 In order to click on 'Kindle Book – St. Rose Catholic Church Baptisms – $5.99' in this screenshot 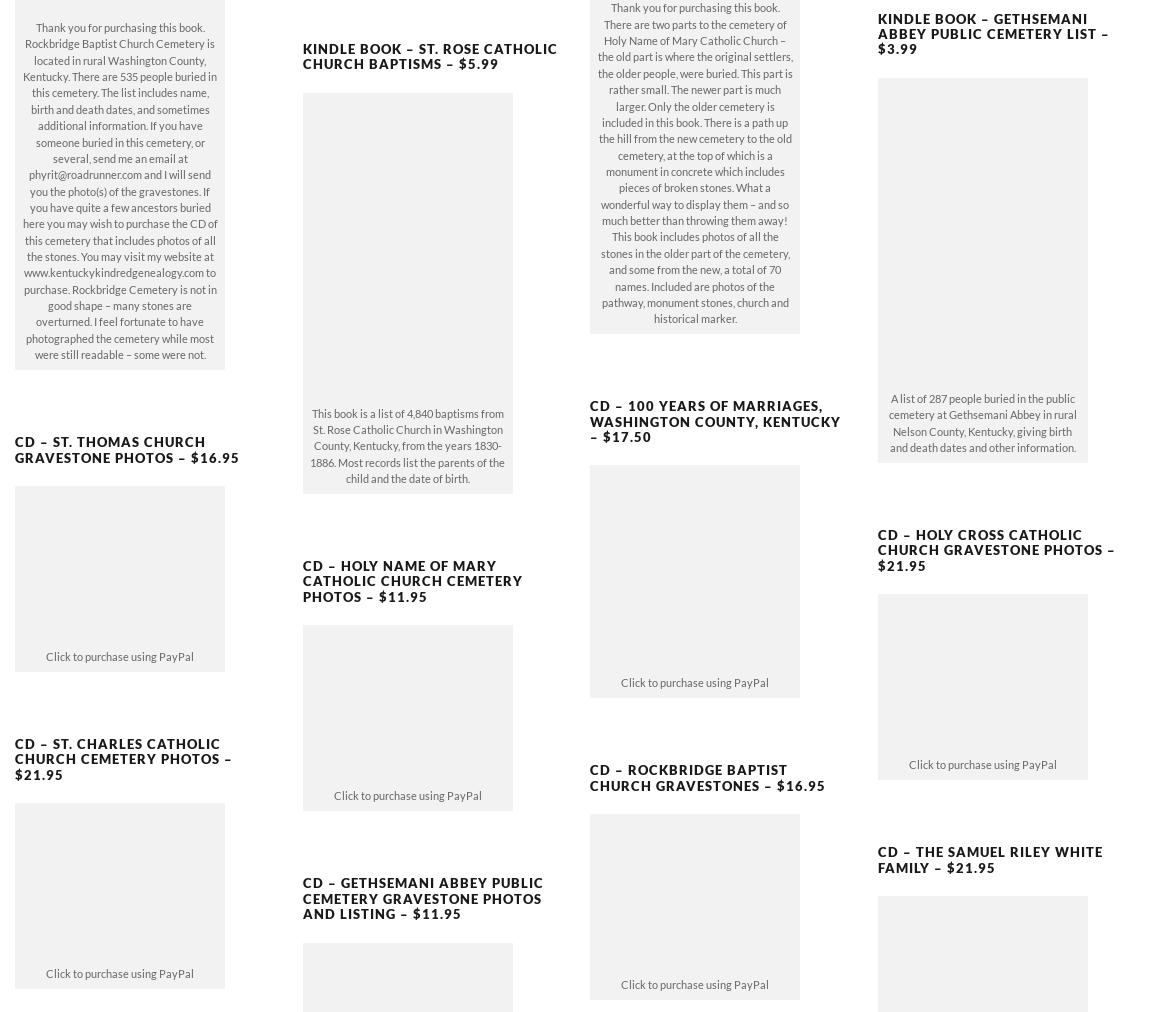, I will do `click(429, 21)`.